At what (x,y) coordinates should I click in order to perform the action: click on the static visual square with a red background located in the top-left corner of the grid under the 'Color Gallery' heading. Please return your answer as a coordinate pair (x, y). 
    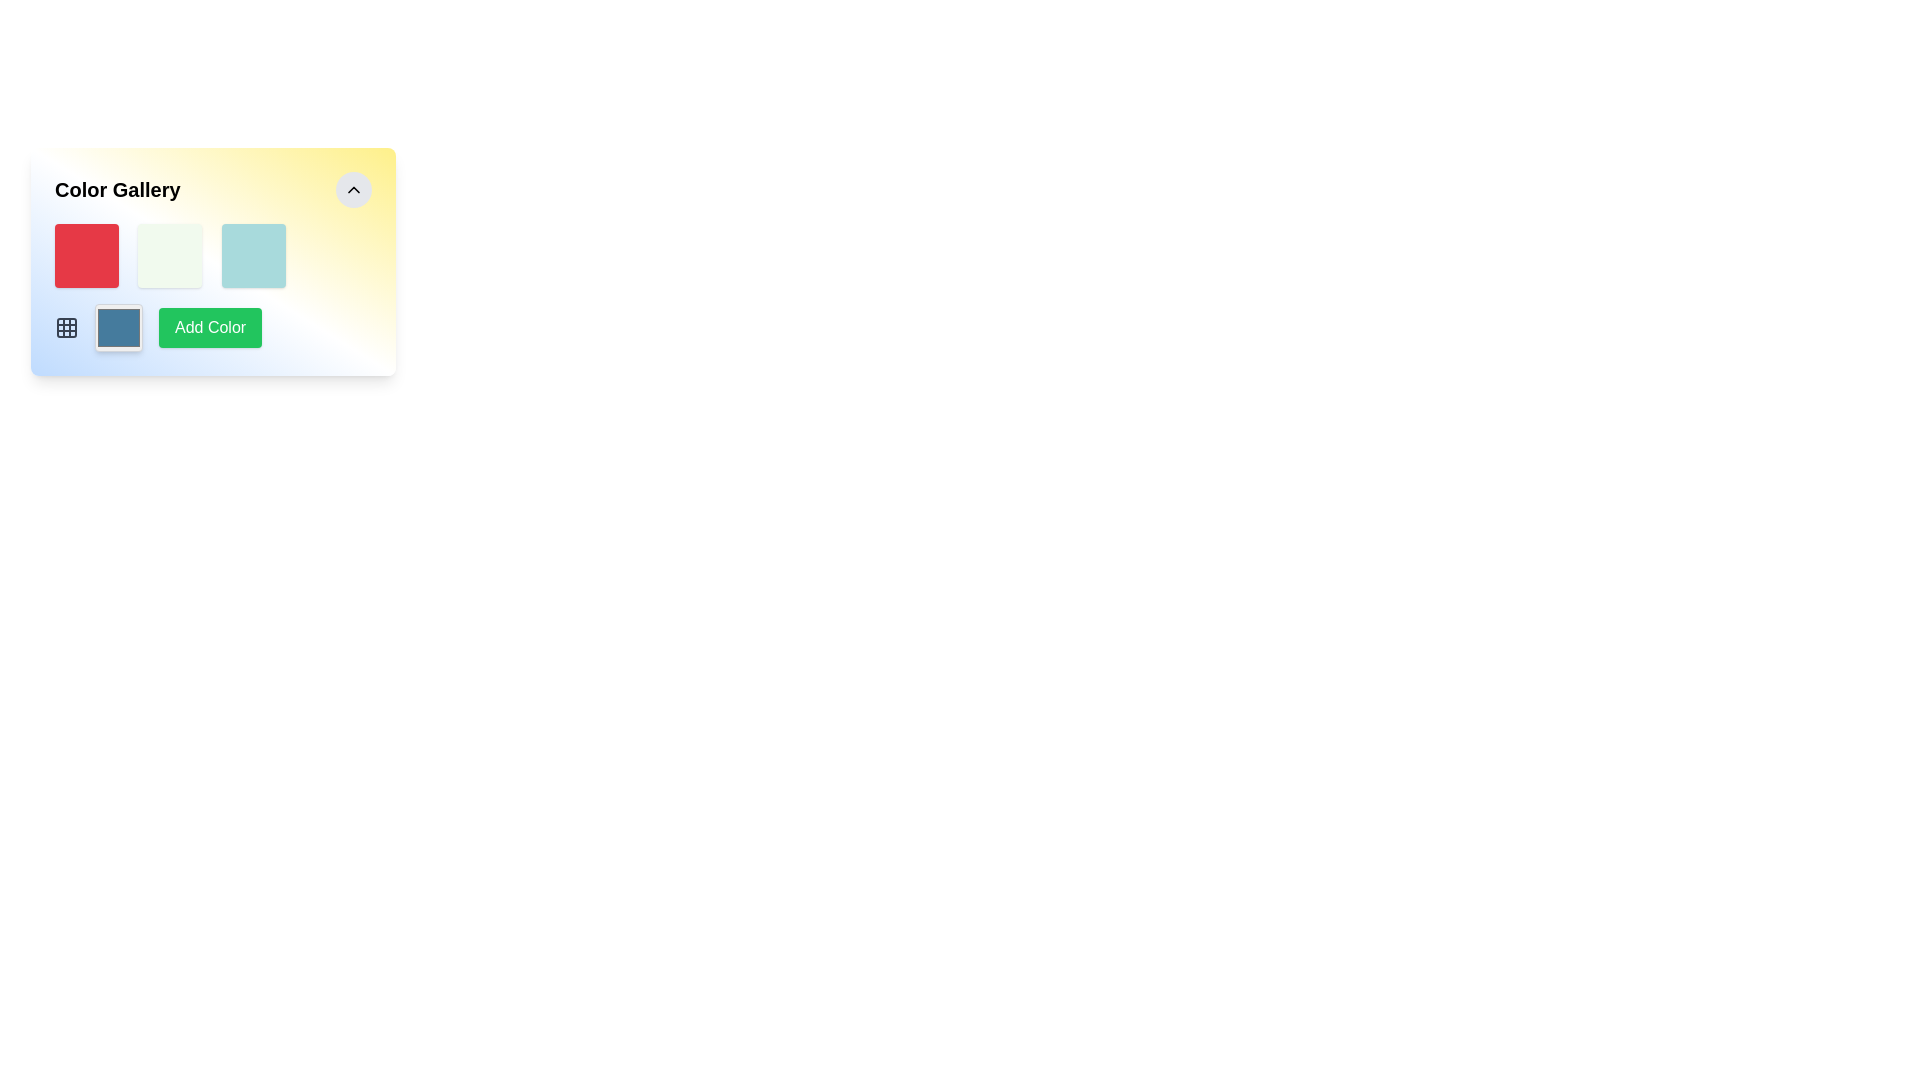
    Looking at the image, I should click on (85, 254).